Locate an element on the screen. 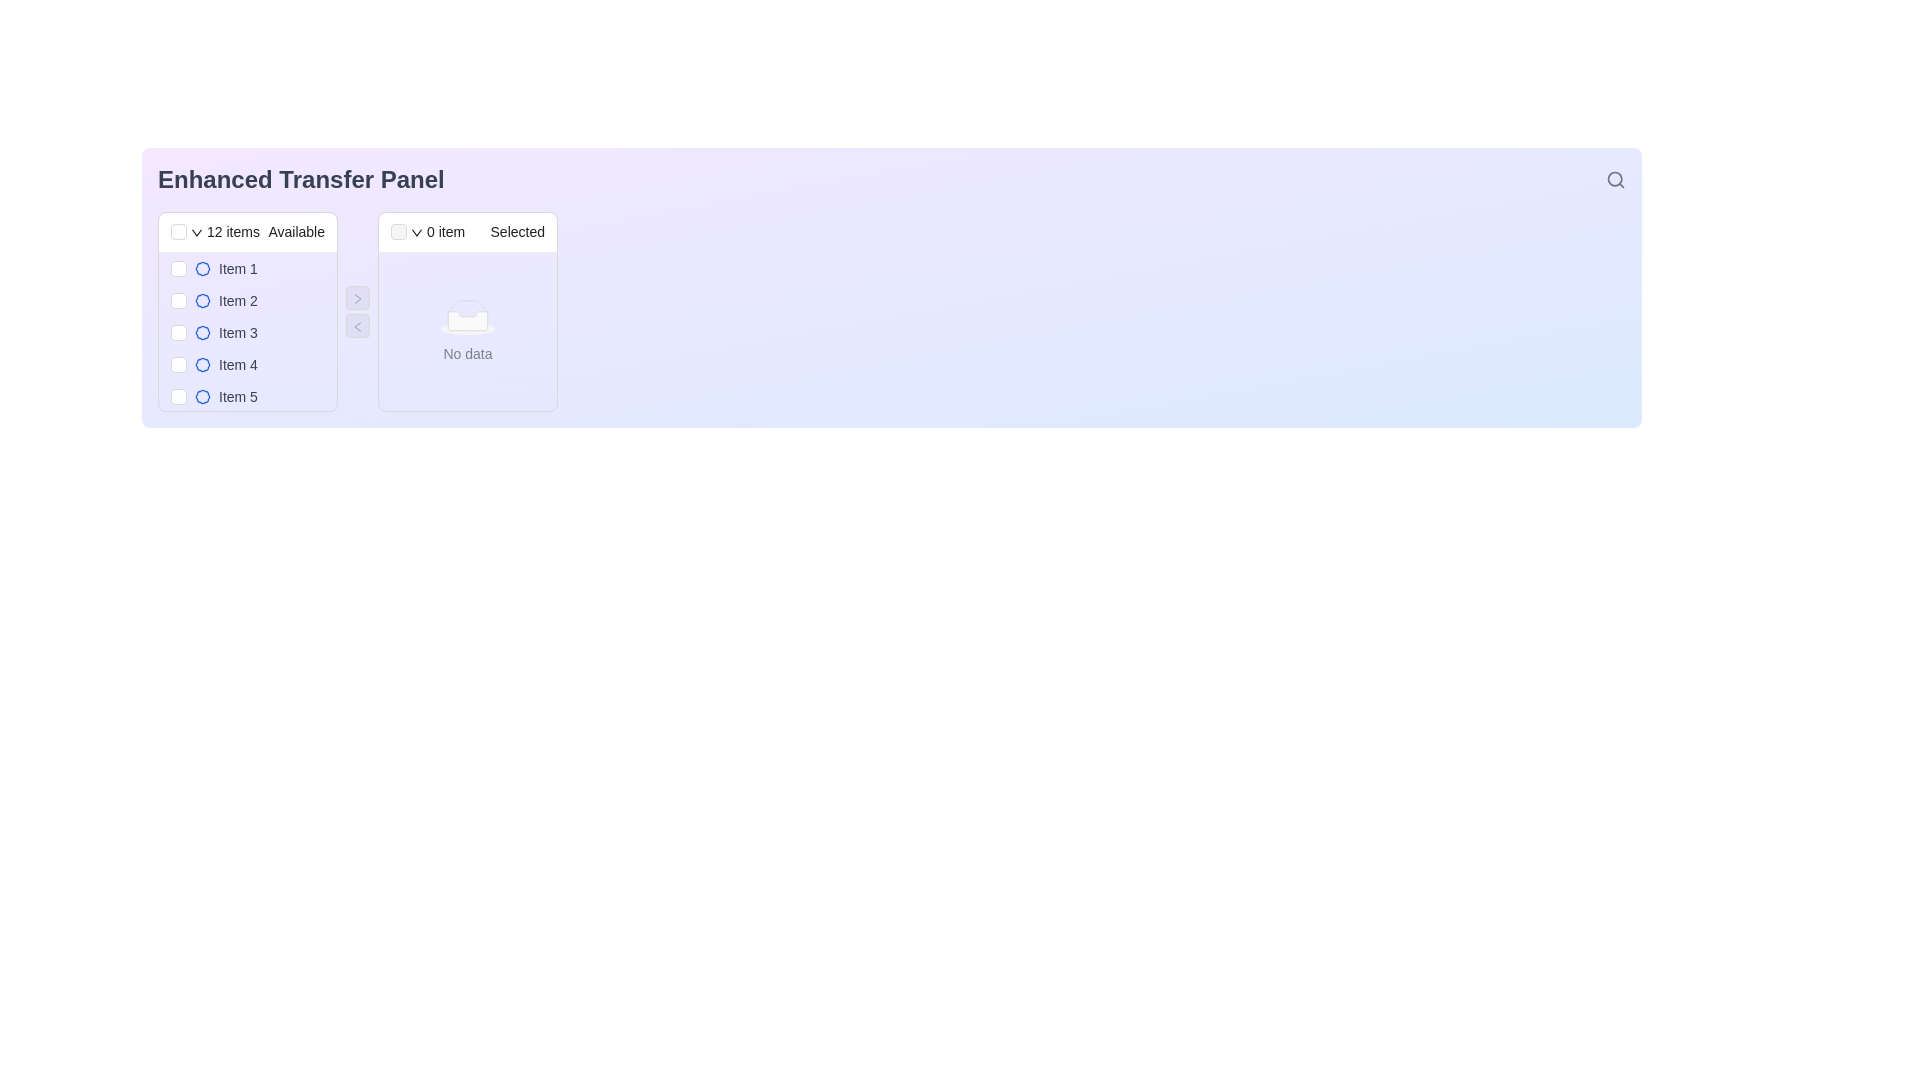 The image size is (1920, 1080). the selection indicator associated with the third item in the 'Available' list, which is labeled as 'Item 3' is located at coordinates (238, 331).